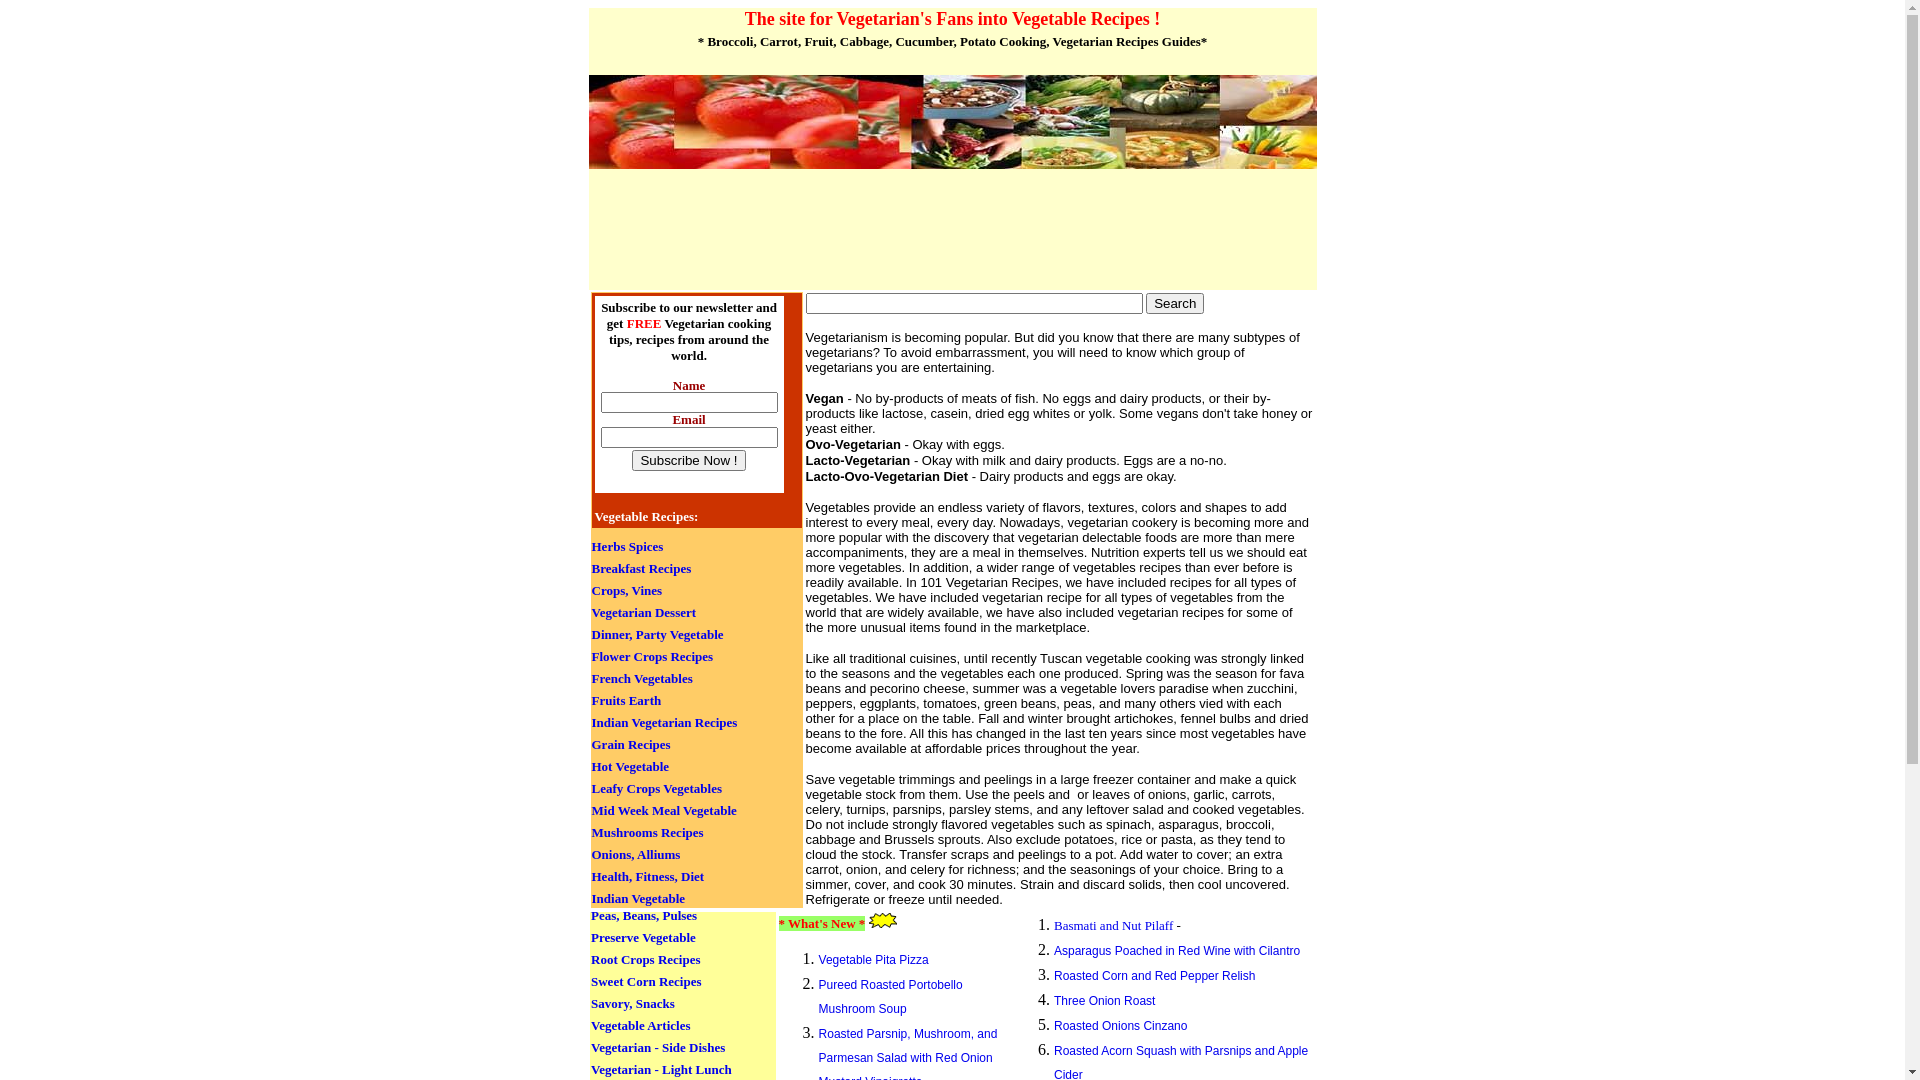 This screenshot has width=1920, height=1080. Describe the element at coordinates (642, 568) in the screenshot. I see `'Breakfast Recipes'` at that location.